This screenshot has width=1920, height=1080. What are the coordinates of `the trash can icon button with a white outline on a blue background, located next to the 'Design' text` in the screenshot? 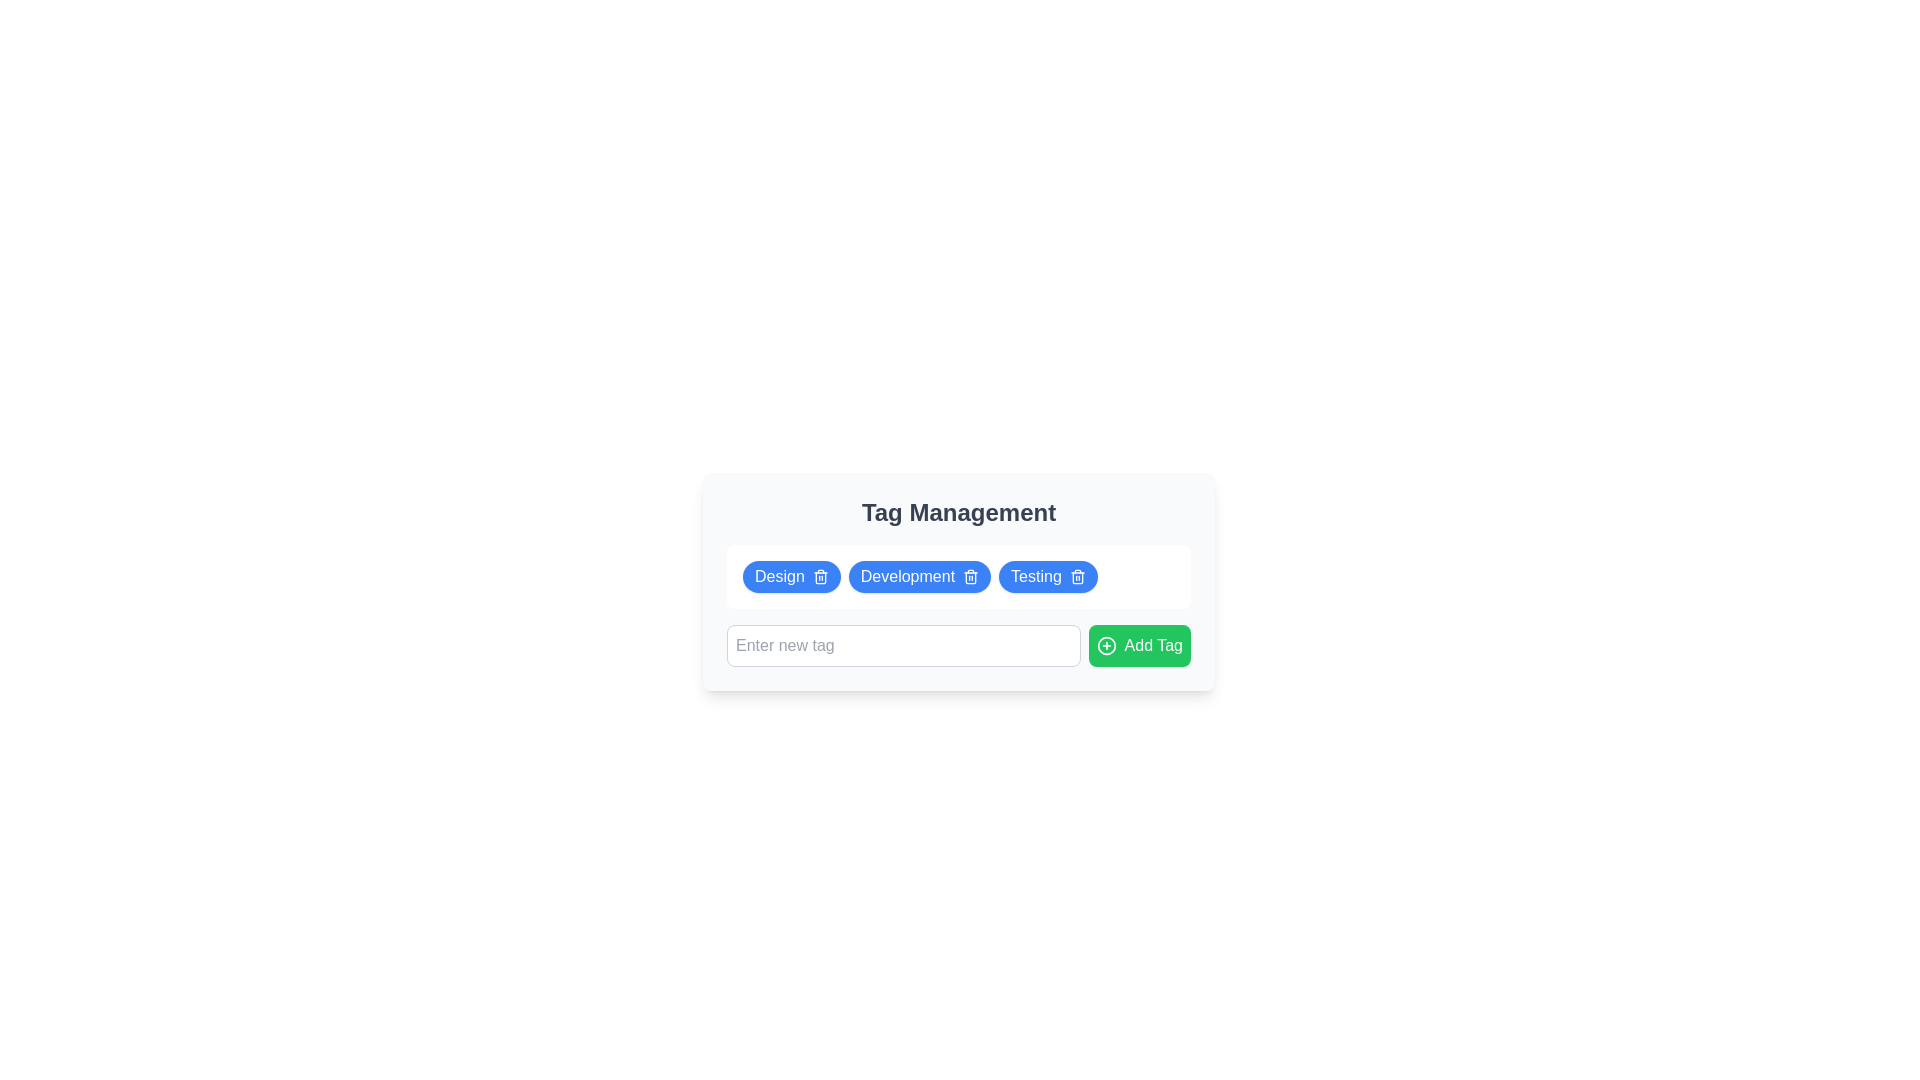 It's located at (820, 577).